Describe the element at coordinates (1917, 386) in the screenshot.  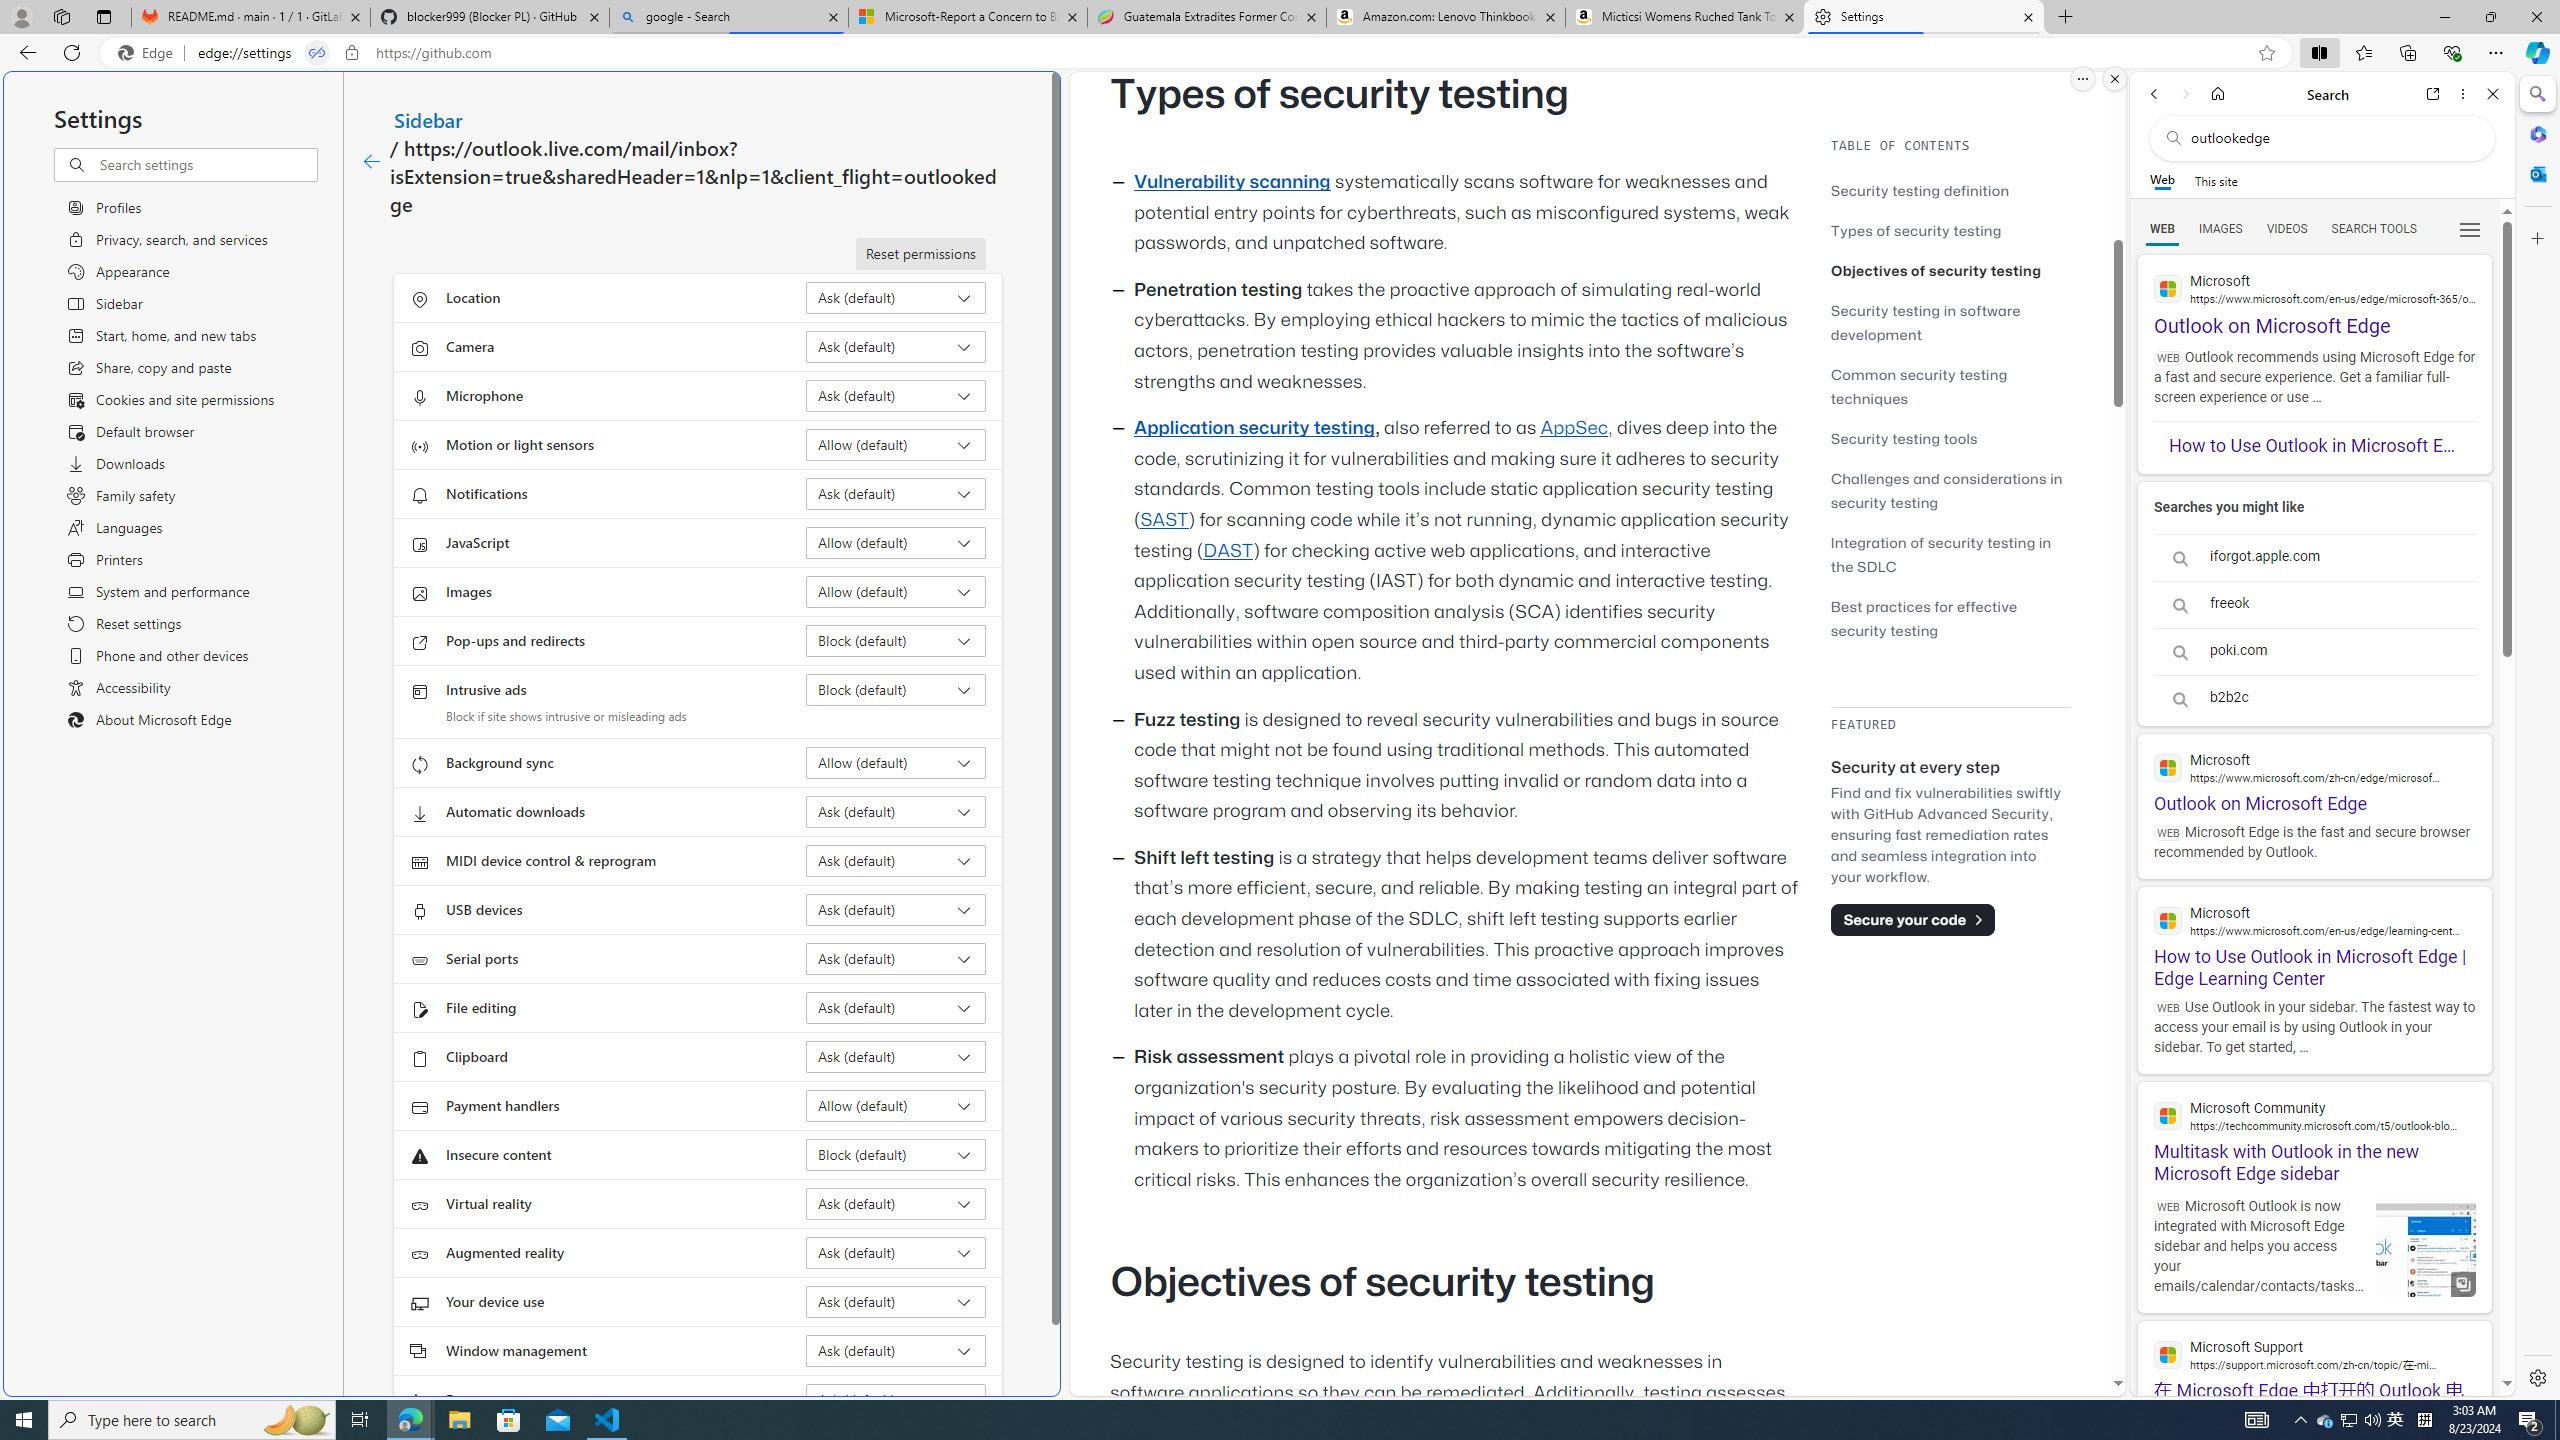
I see `'Common security testing techniques'` at that location.